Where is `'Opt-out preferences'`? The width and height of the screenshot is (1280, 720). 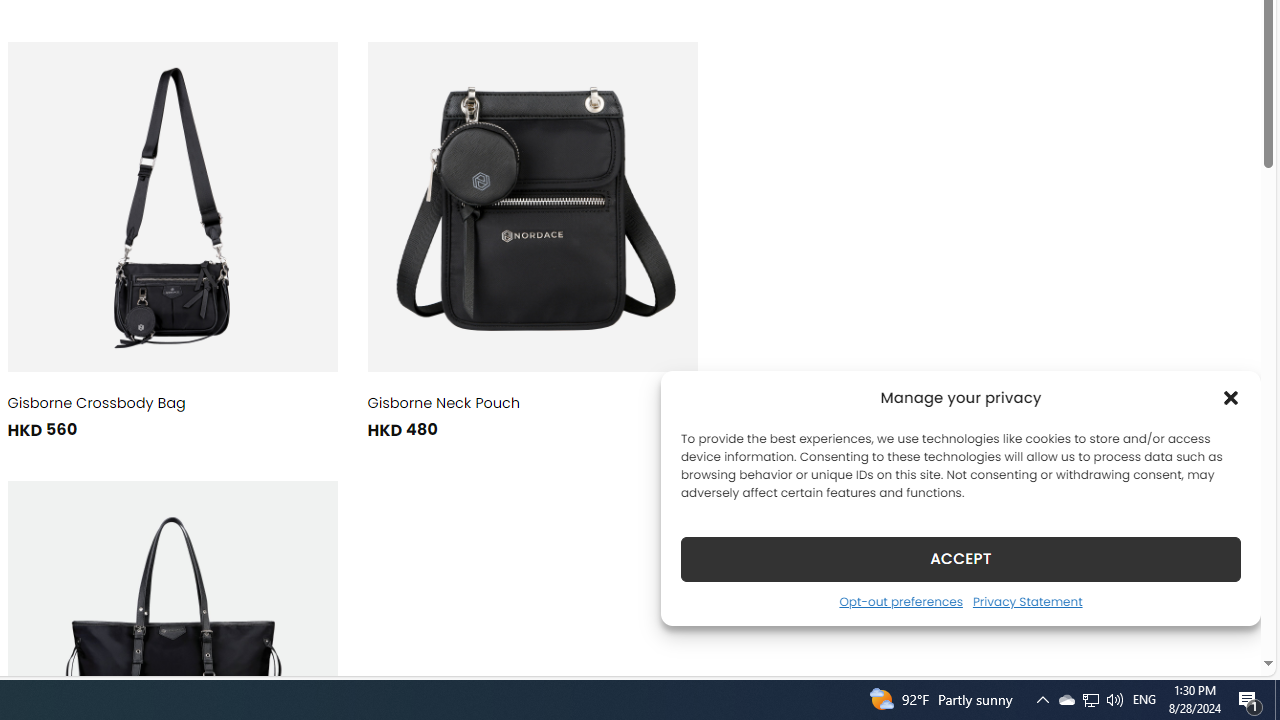 'Opt-out preferences' is located at coordinates (899, 600).